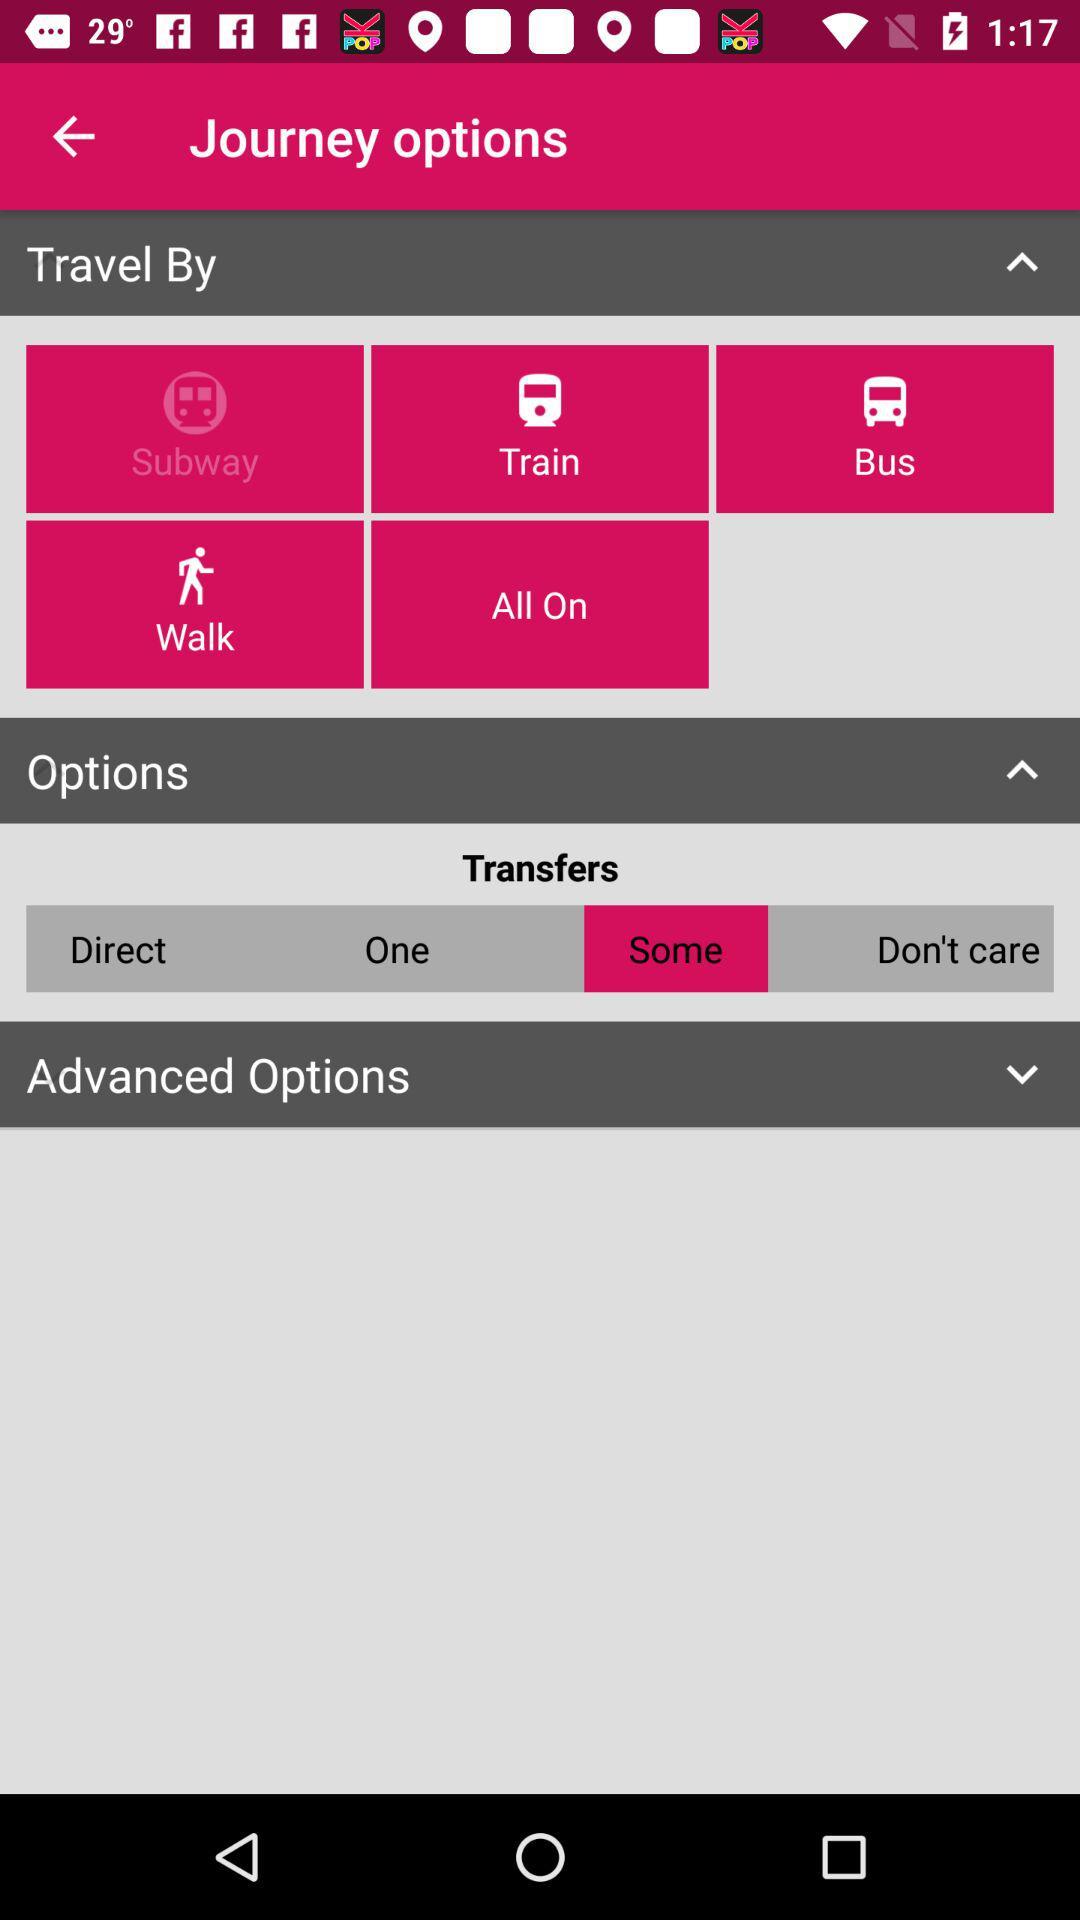 The image size is (1080, 1920). What do you see at coordinates (397, 947) in the screenshot?
I see `the icon below the transfers` at bounding box center [397, 947].